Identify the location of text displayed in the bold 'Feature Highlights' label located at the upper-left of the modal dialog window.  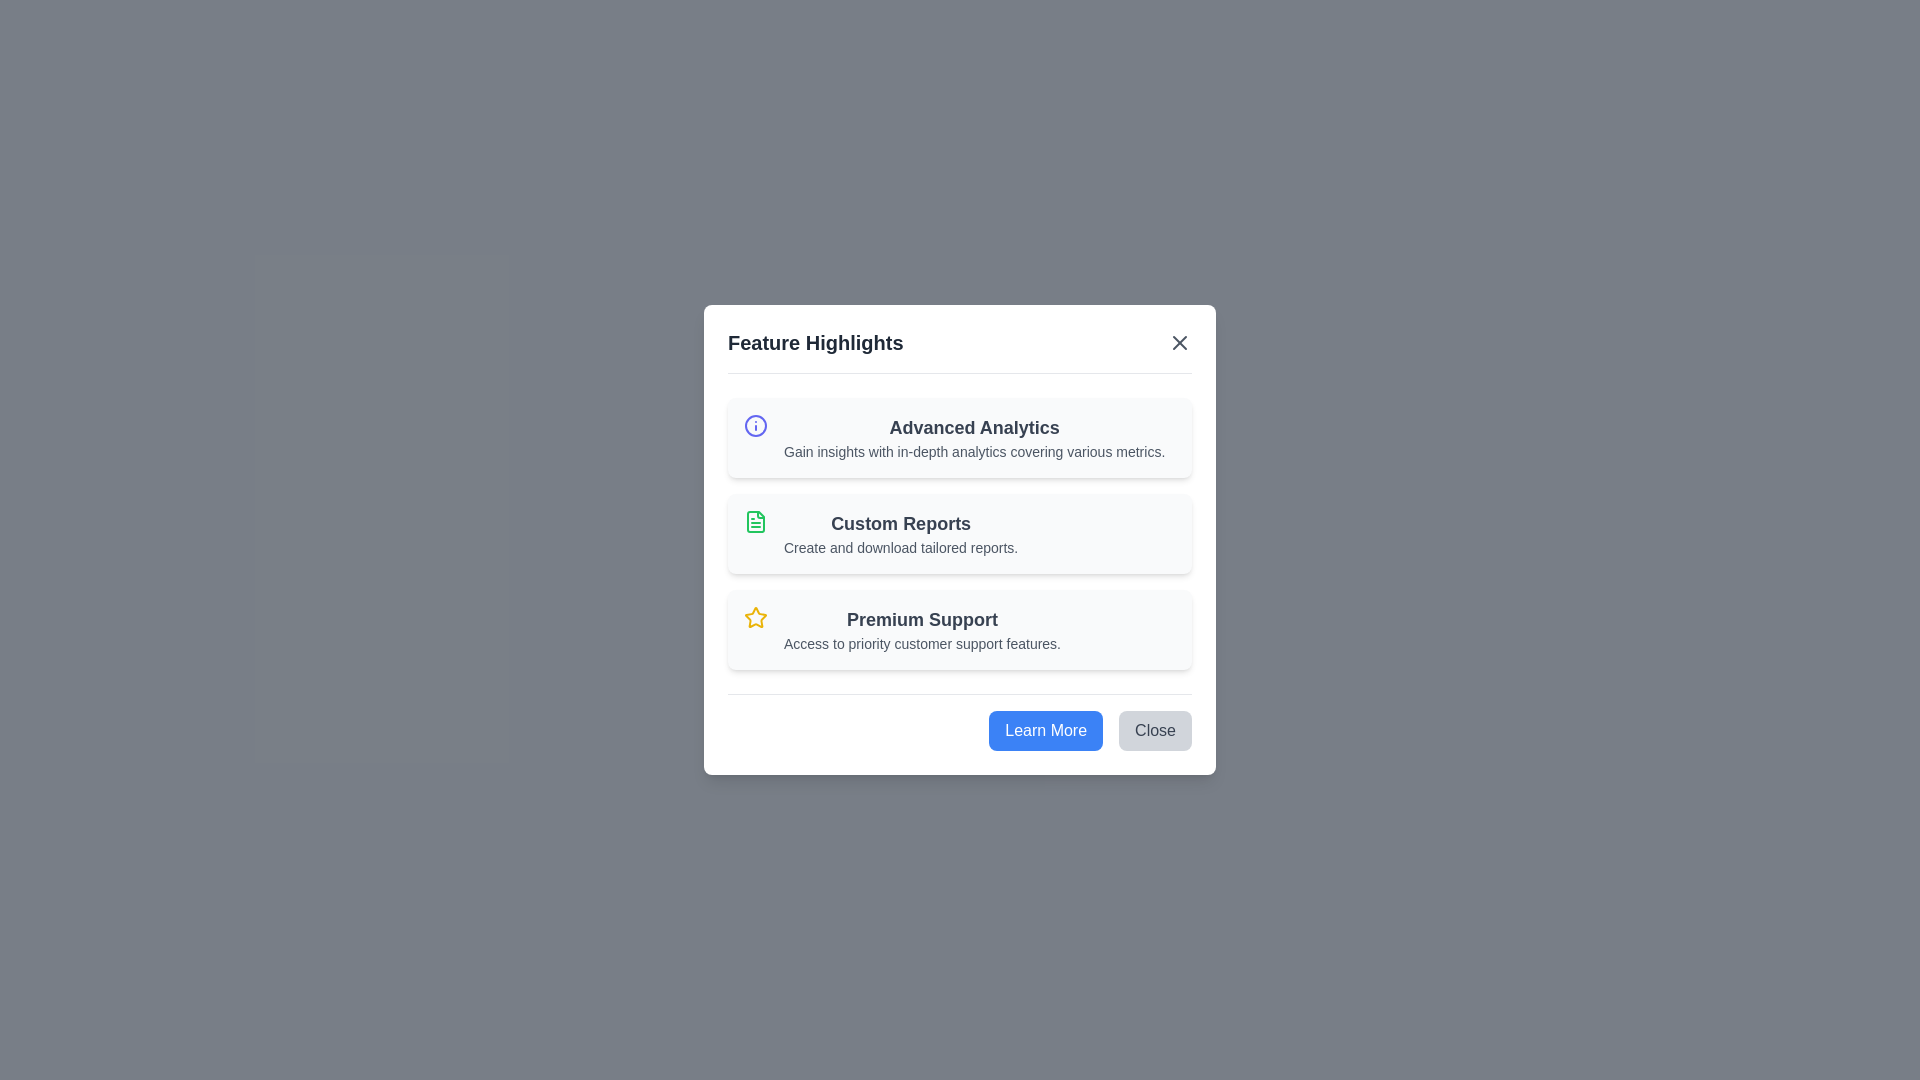
(815, 342).